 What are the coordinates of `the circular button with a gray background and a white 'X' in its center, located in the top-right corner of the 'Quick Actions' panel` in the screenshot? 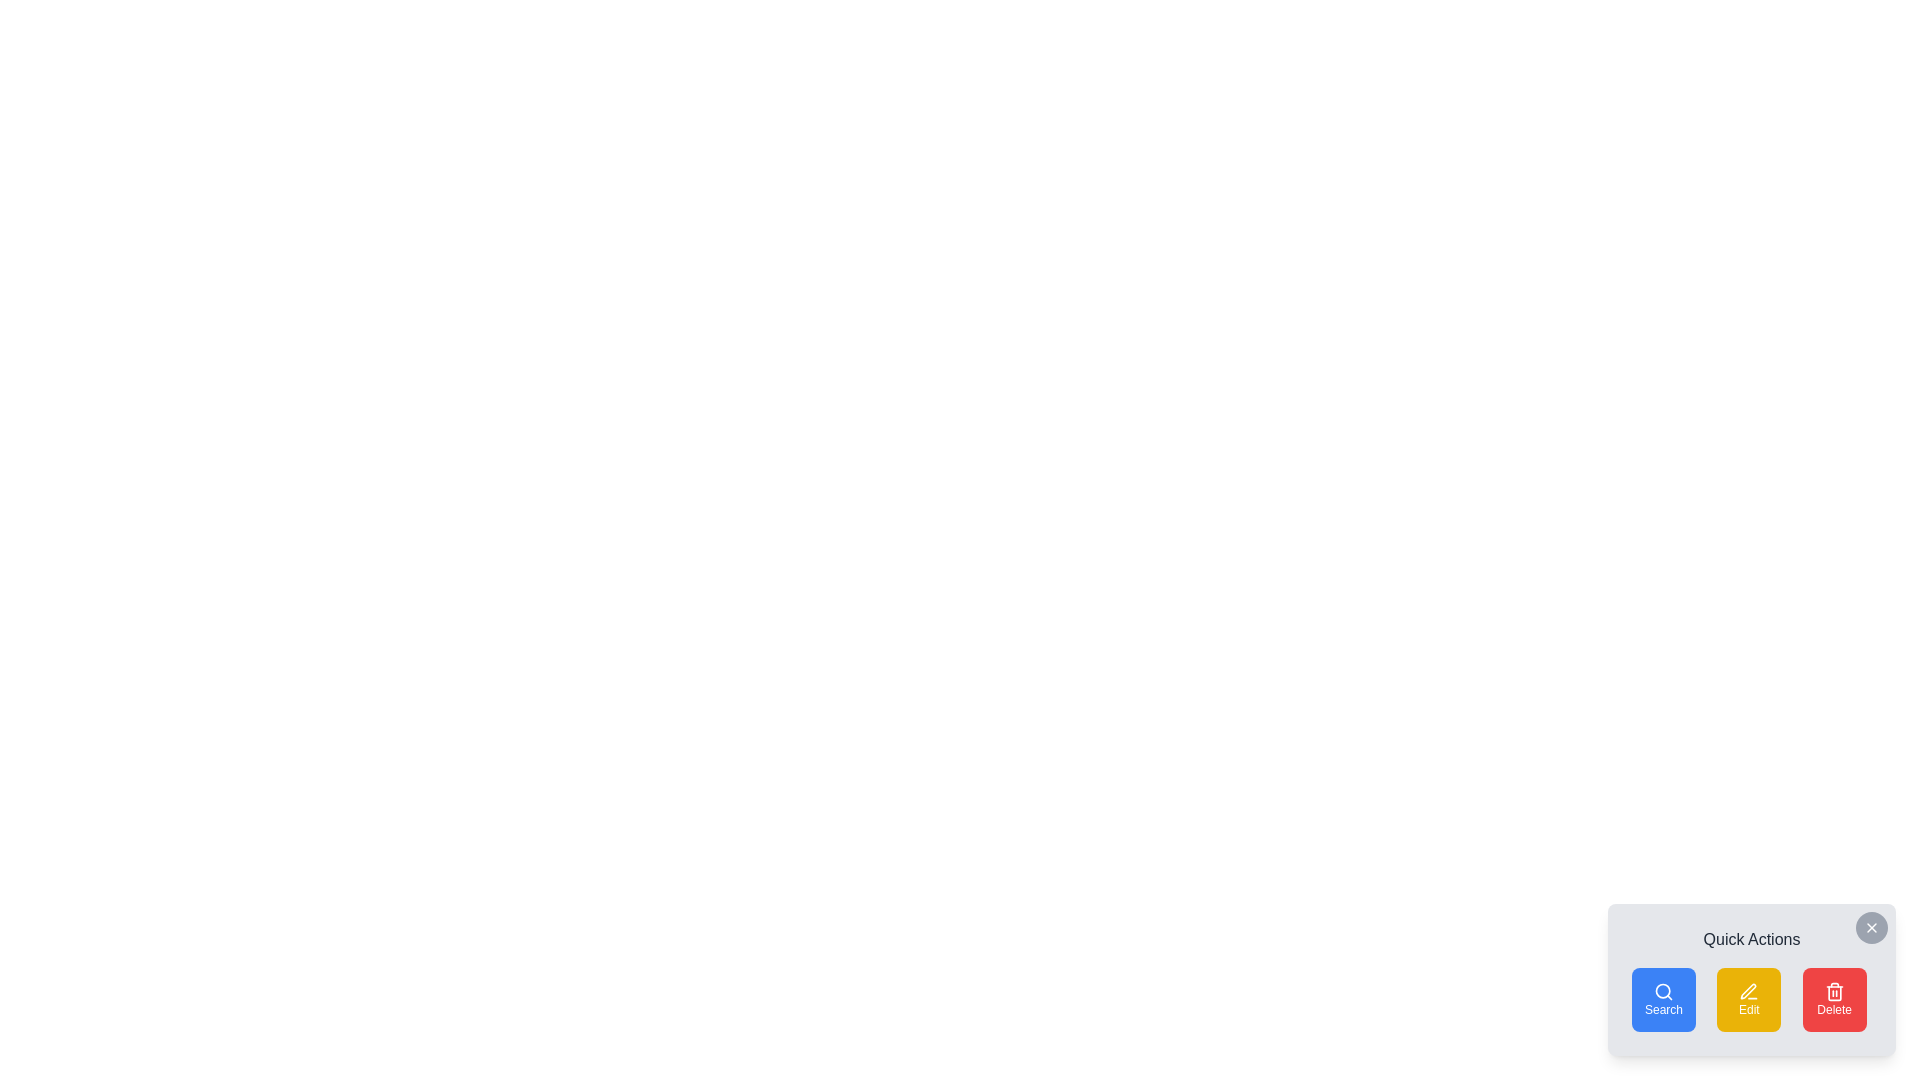 It's located at (1871, 928).